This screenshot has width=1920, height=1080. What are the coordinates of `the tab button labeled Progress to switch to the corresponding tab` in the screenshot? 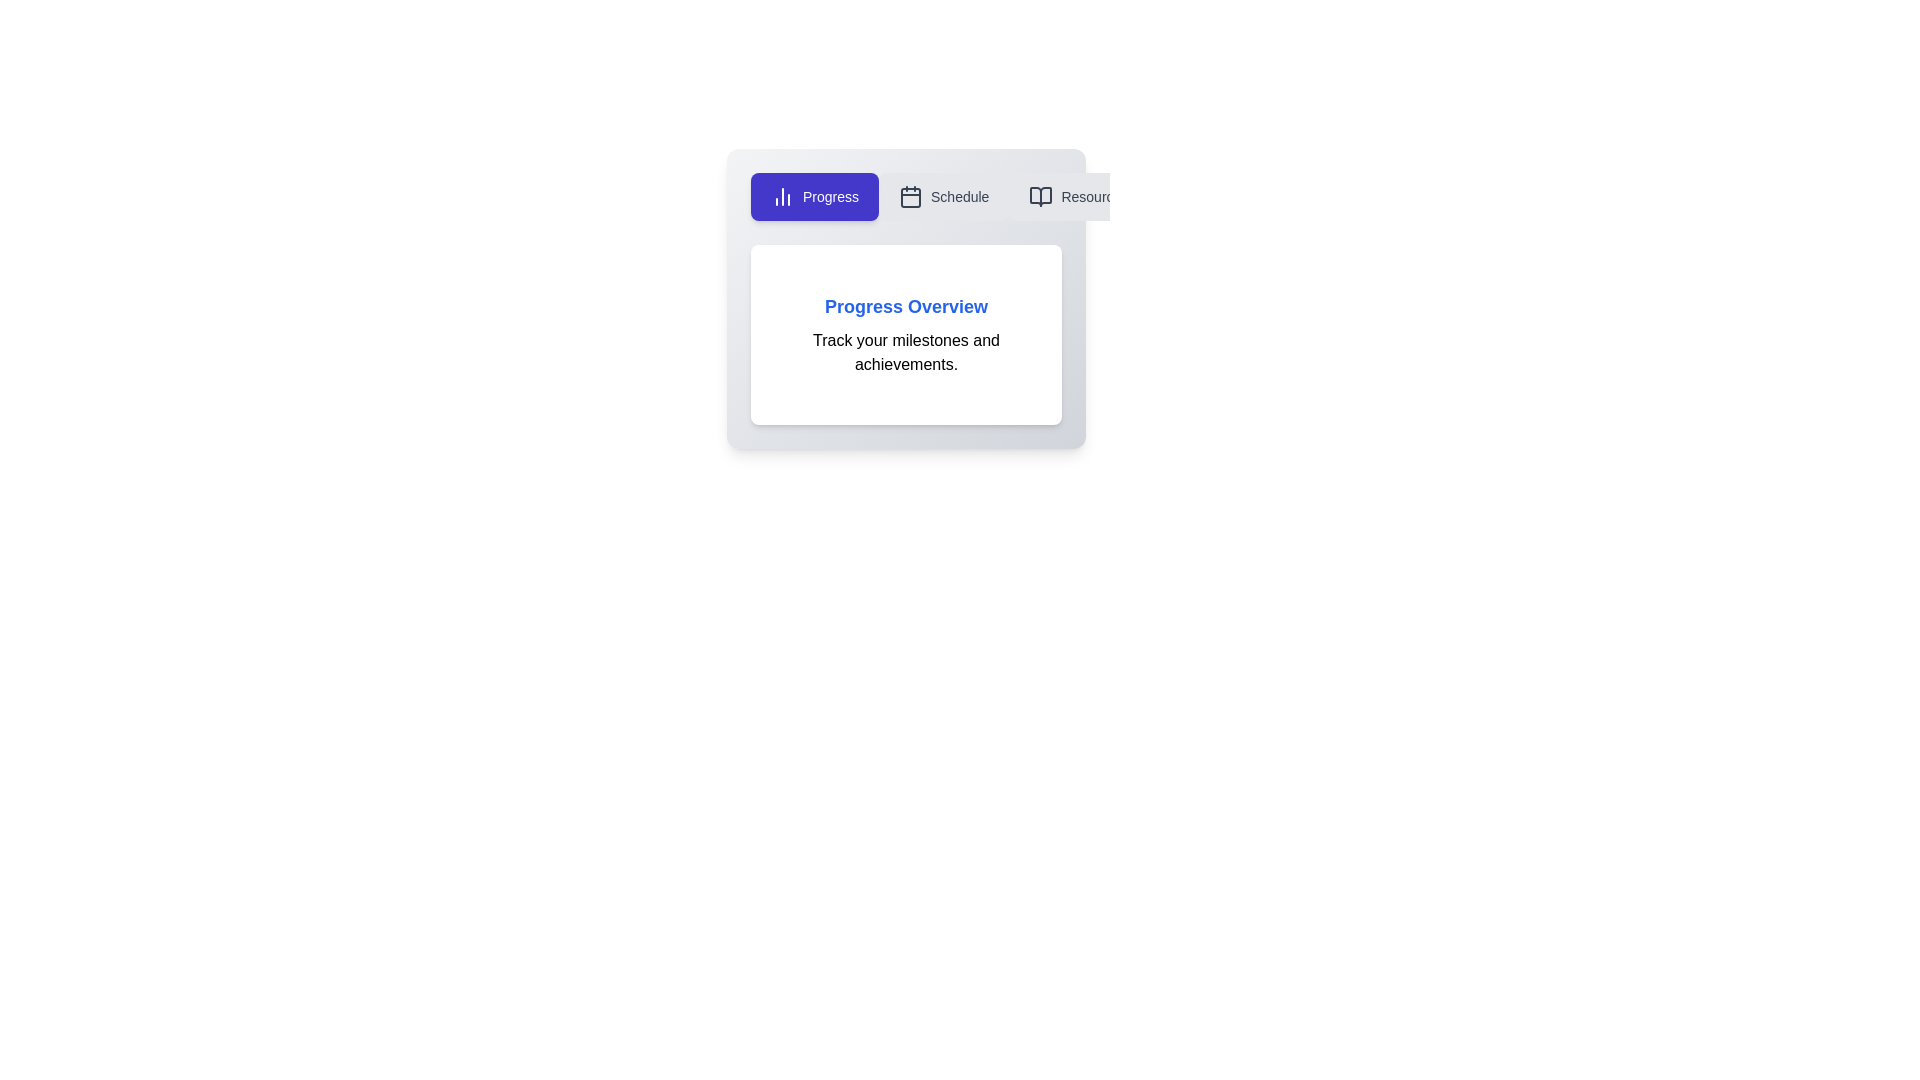 It's located at (815, 196).